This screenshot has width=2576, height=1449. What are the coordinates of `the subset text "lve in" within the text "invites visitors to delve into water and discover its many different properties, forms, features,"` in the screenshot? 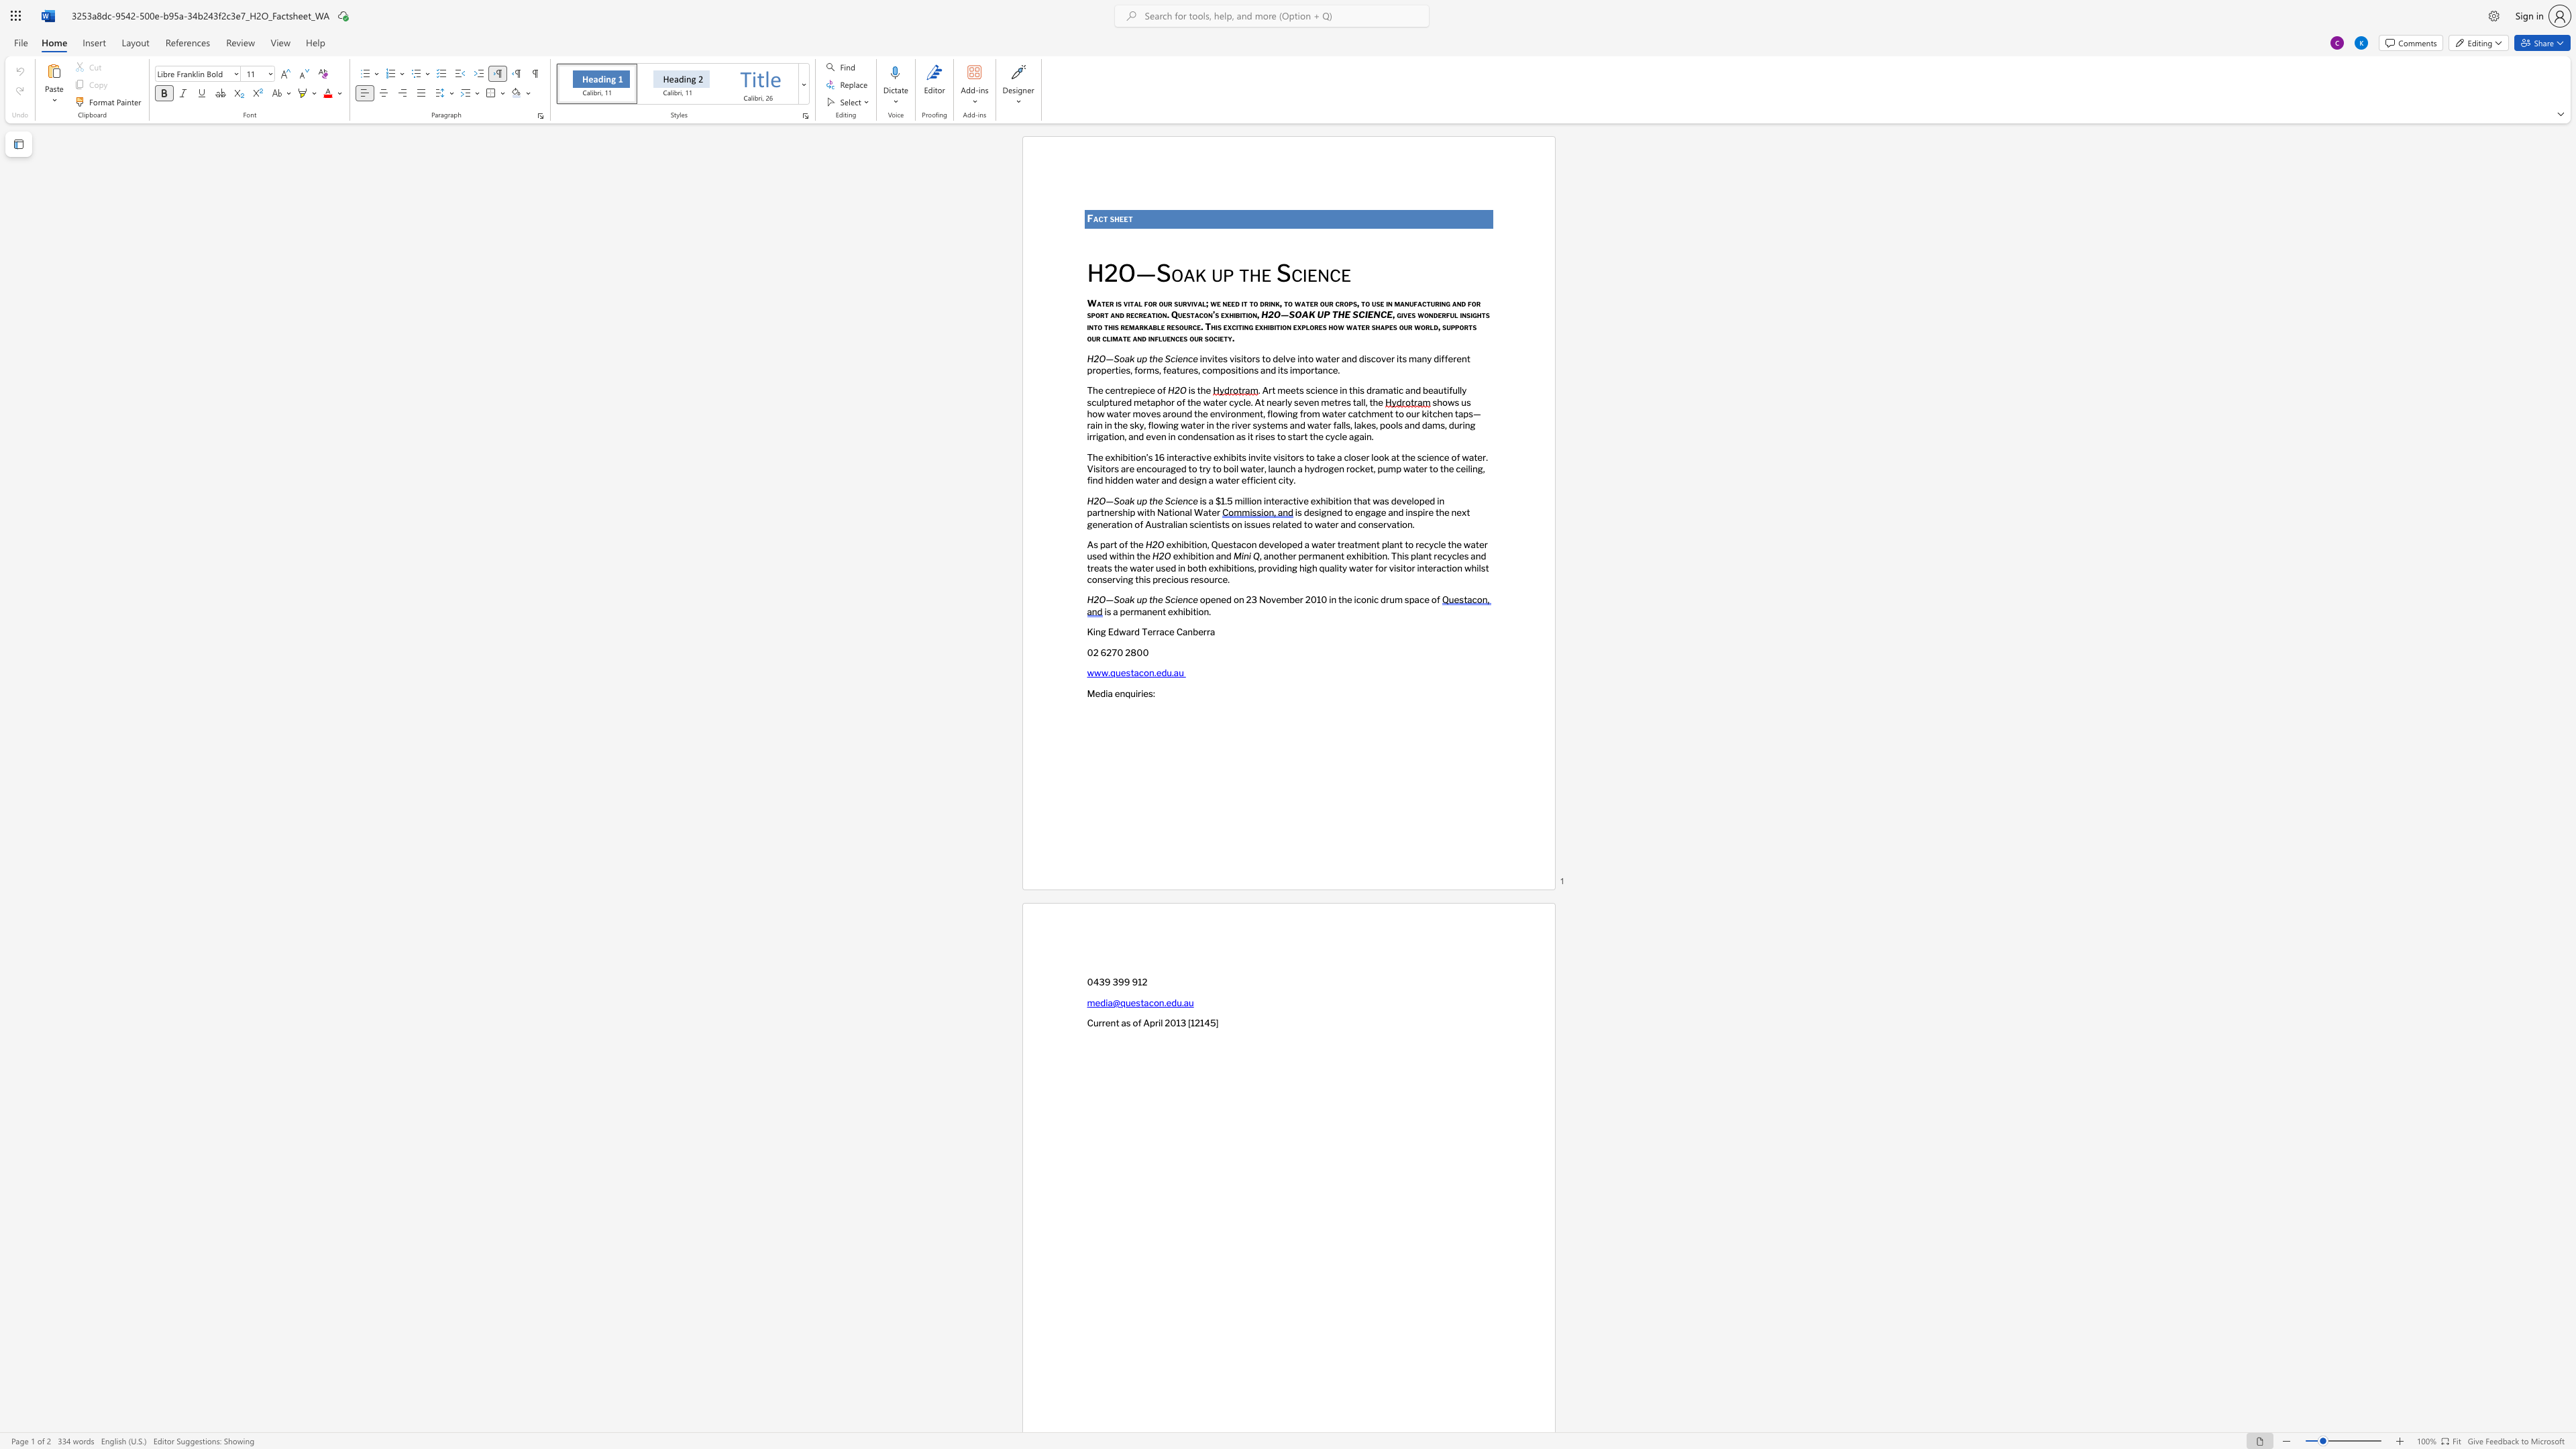 It's located at (1283, 358).